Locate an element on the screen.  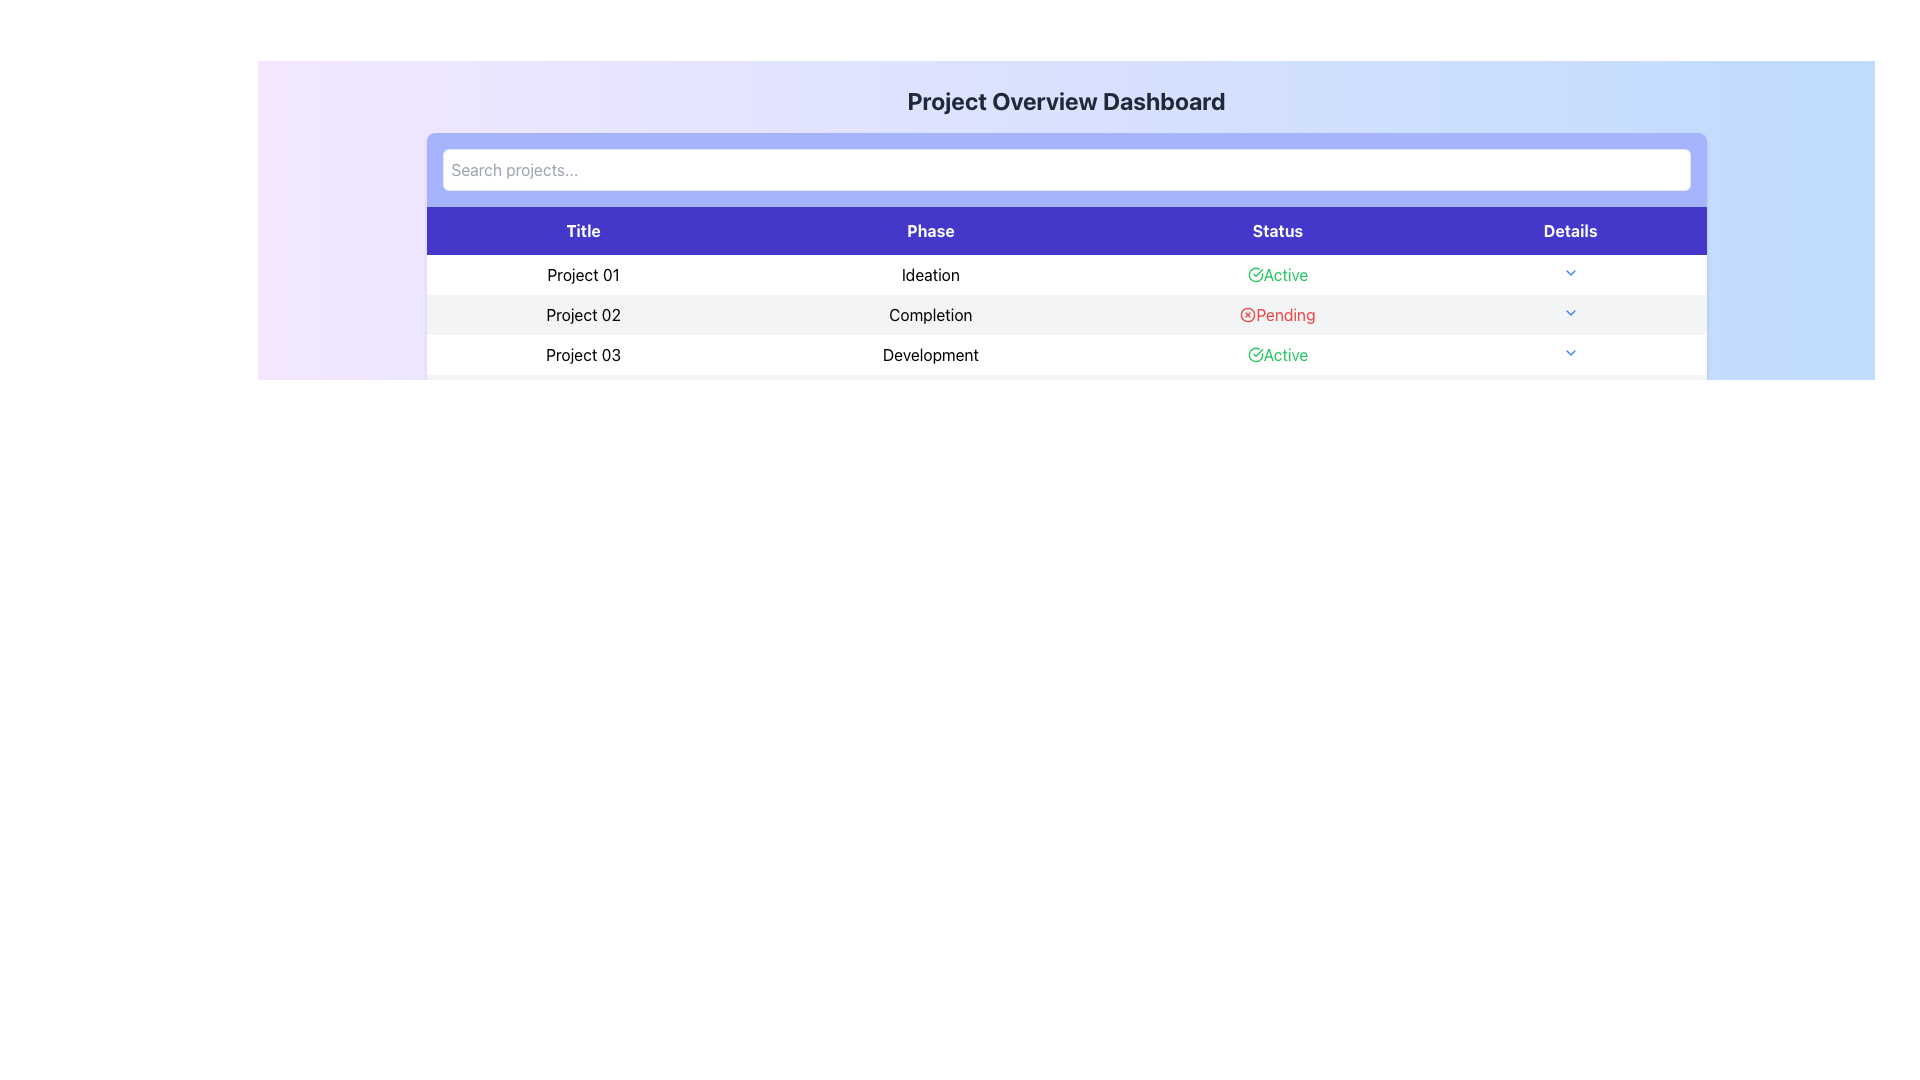
the Dropdown toggle button located in the last column of the 'Project 01' row is located at coordinates (1569, 274).